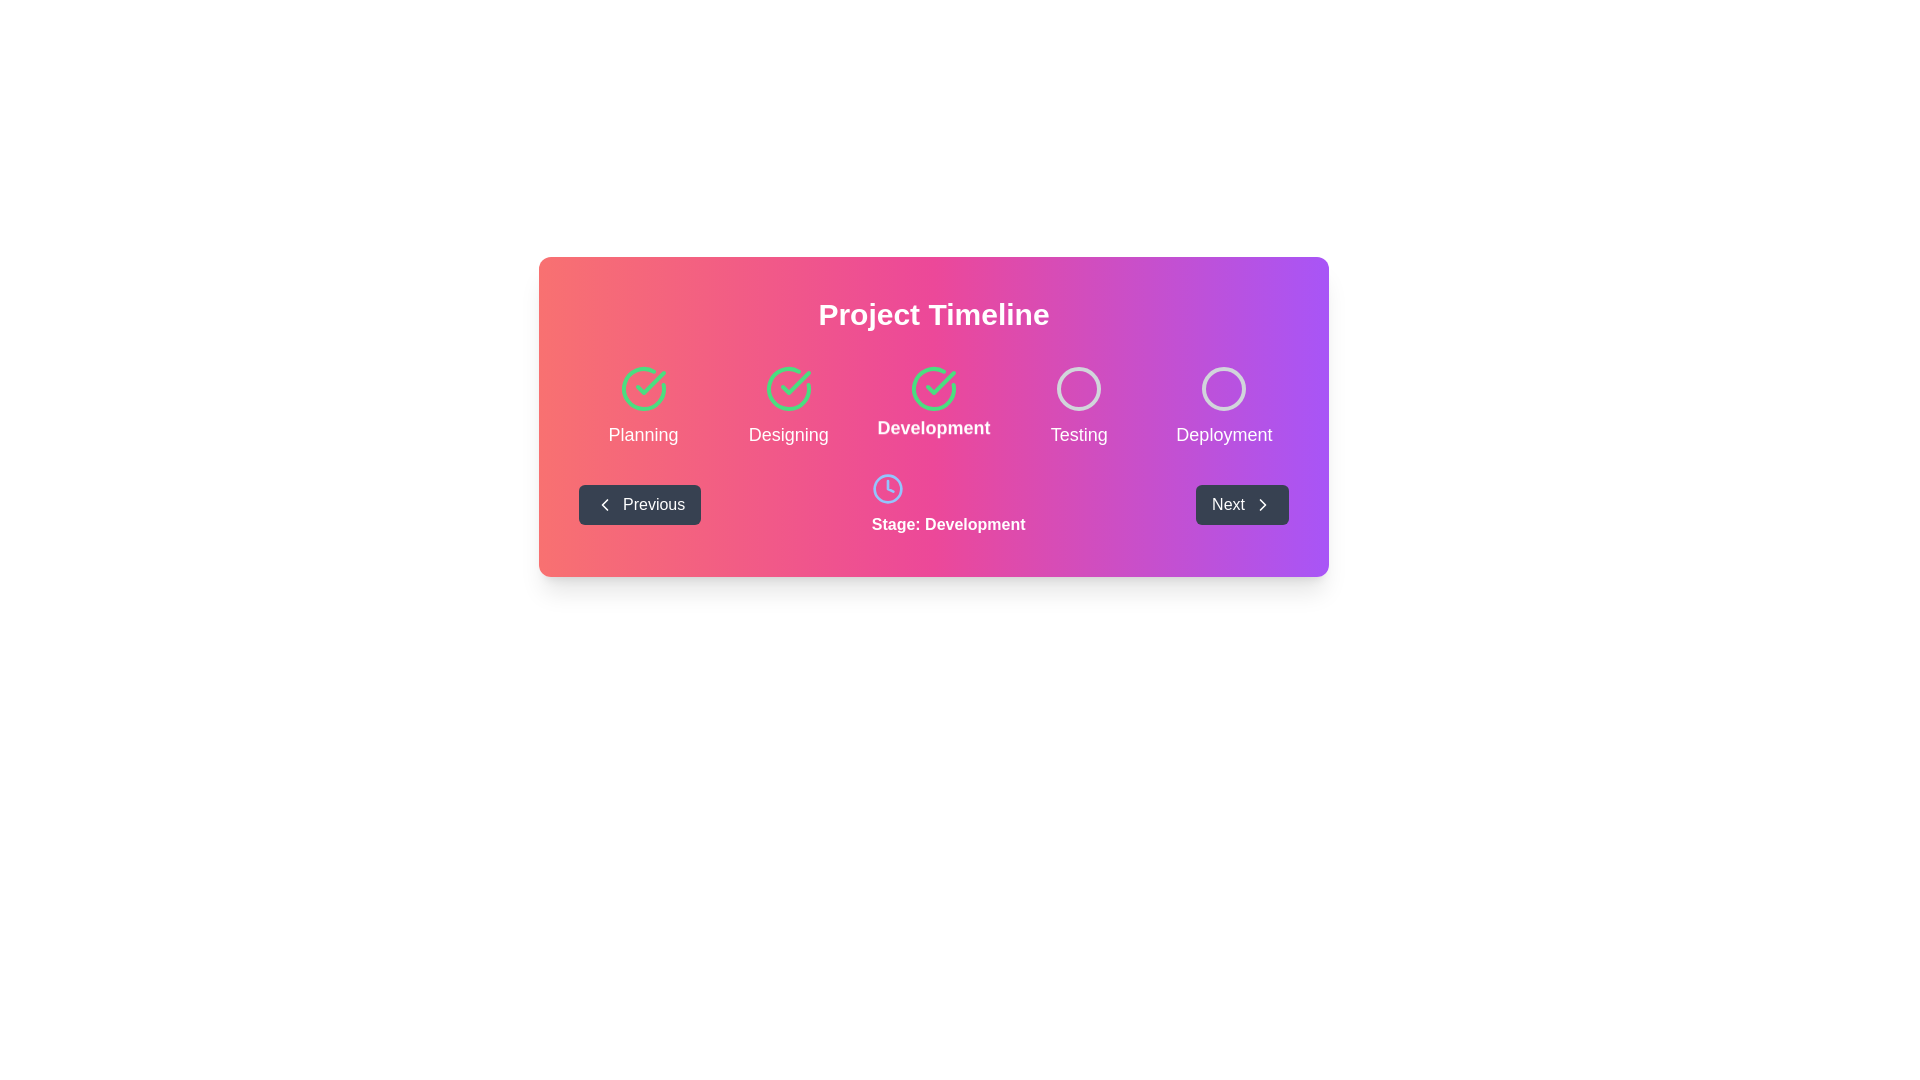 The width and height of the screenshot is (1920, 1080). Describe the element at coordinates (643, 406) in the screenshot. I see `the Timeline stage indicator, which features a green circular checkmark above the text 'Planning', to engage with surrounding elements in the timeline` at that location.